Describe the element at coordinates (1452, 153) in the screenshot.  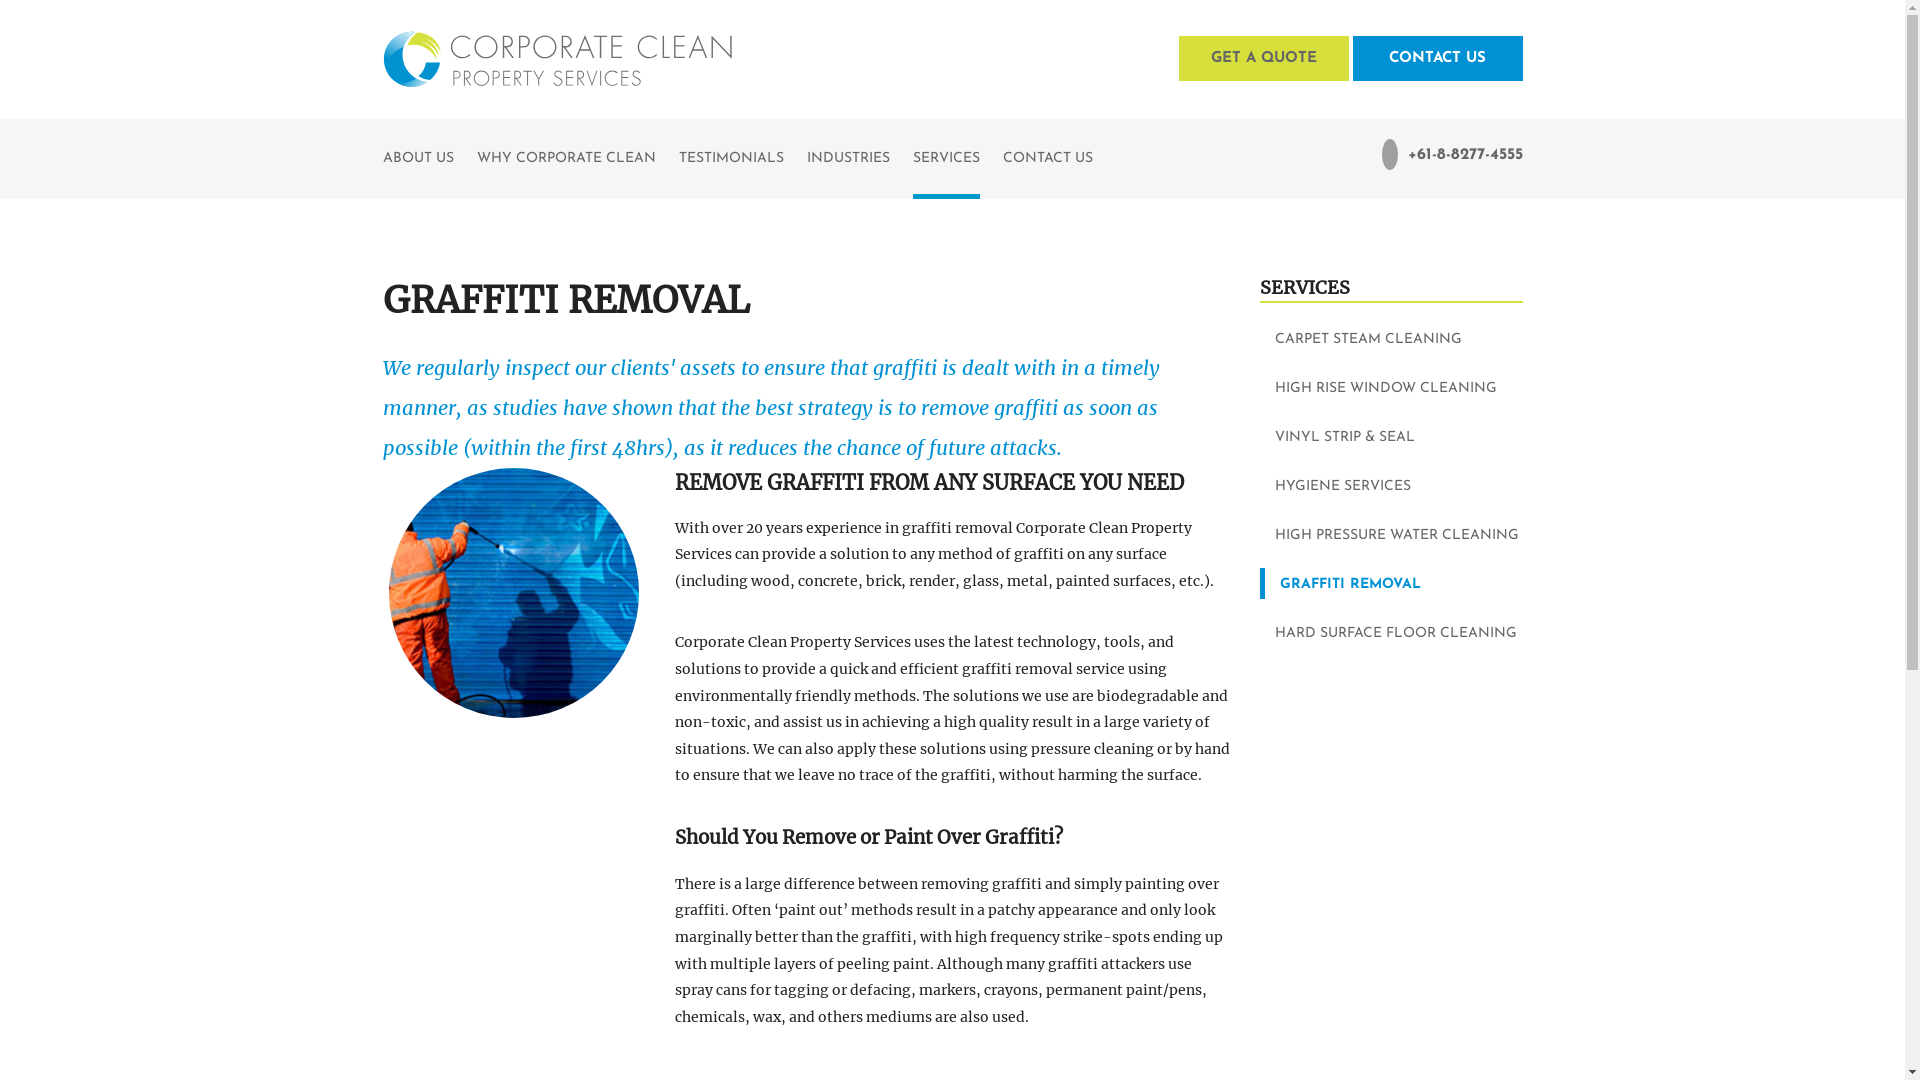
I see `'+61-8-8277-4555'` at that location.